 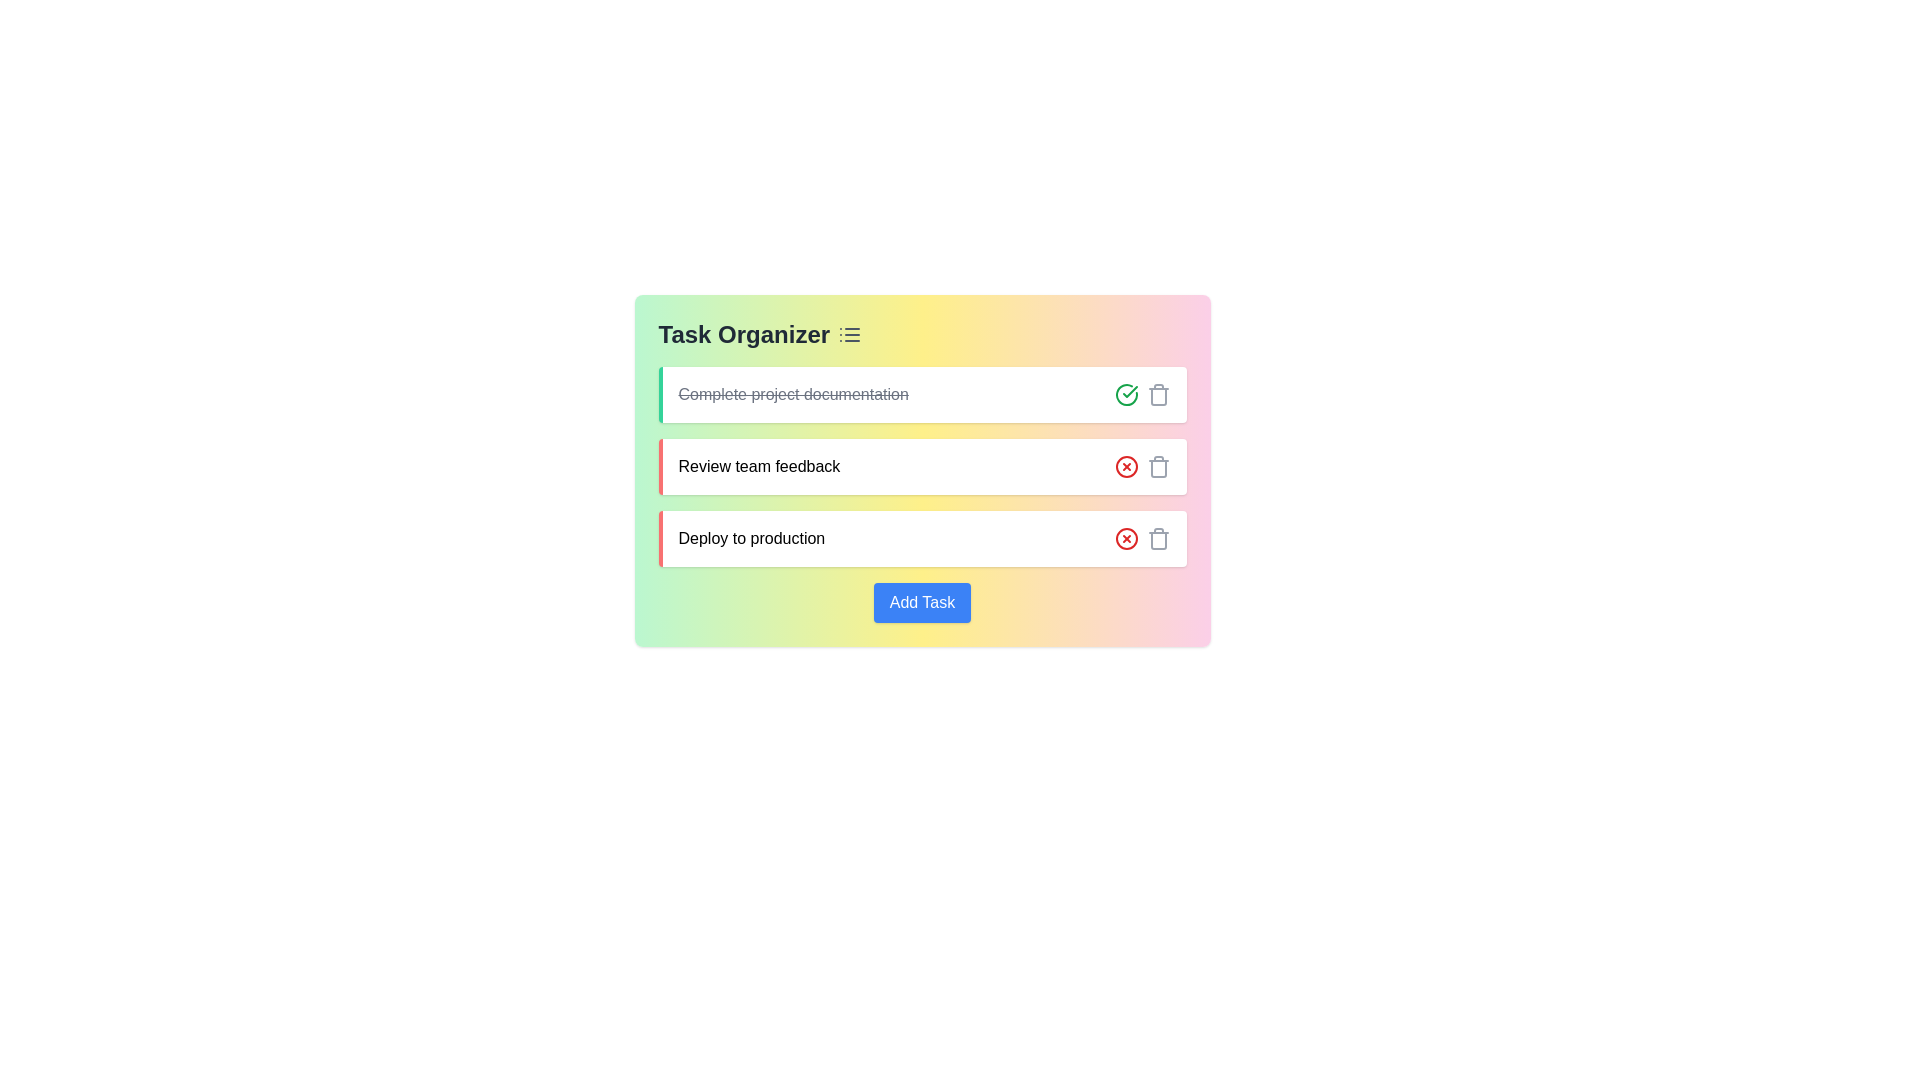 I want to click on the non-interactive text label that describes the task title in the third task block of the 'Task Organizer' application, so click(x=750, y=538).